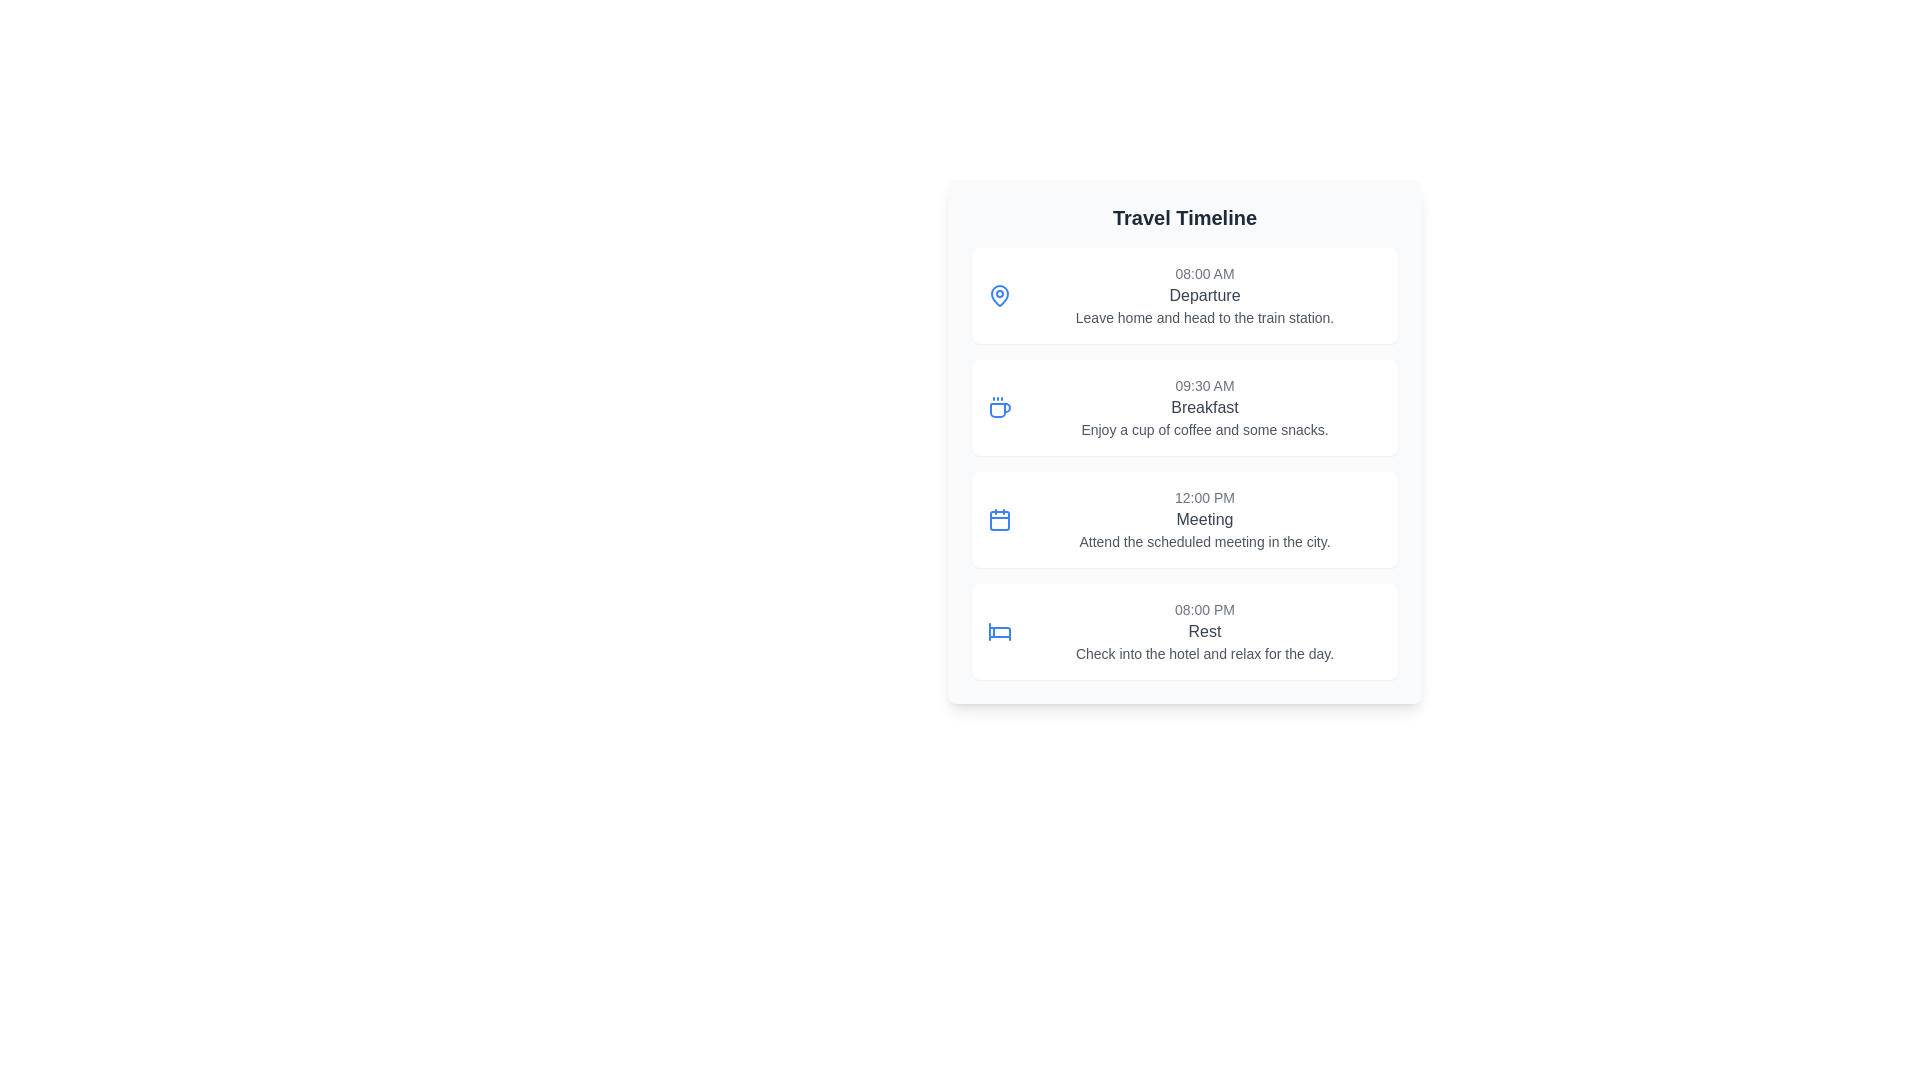 This screenshot has height=1080, width=1920. What do you see at coordinates (999, 296) in the screenshot?
I see `the first icon on the left representing the '08:00 AM Departure' event in the timeline` at bounding box center [999, 296].